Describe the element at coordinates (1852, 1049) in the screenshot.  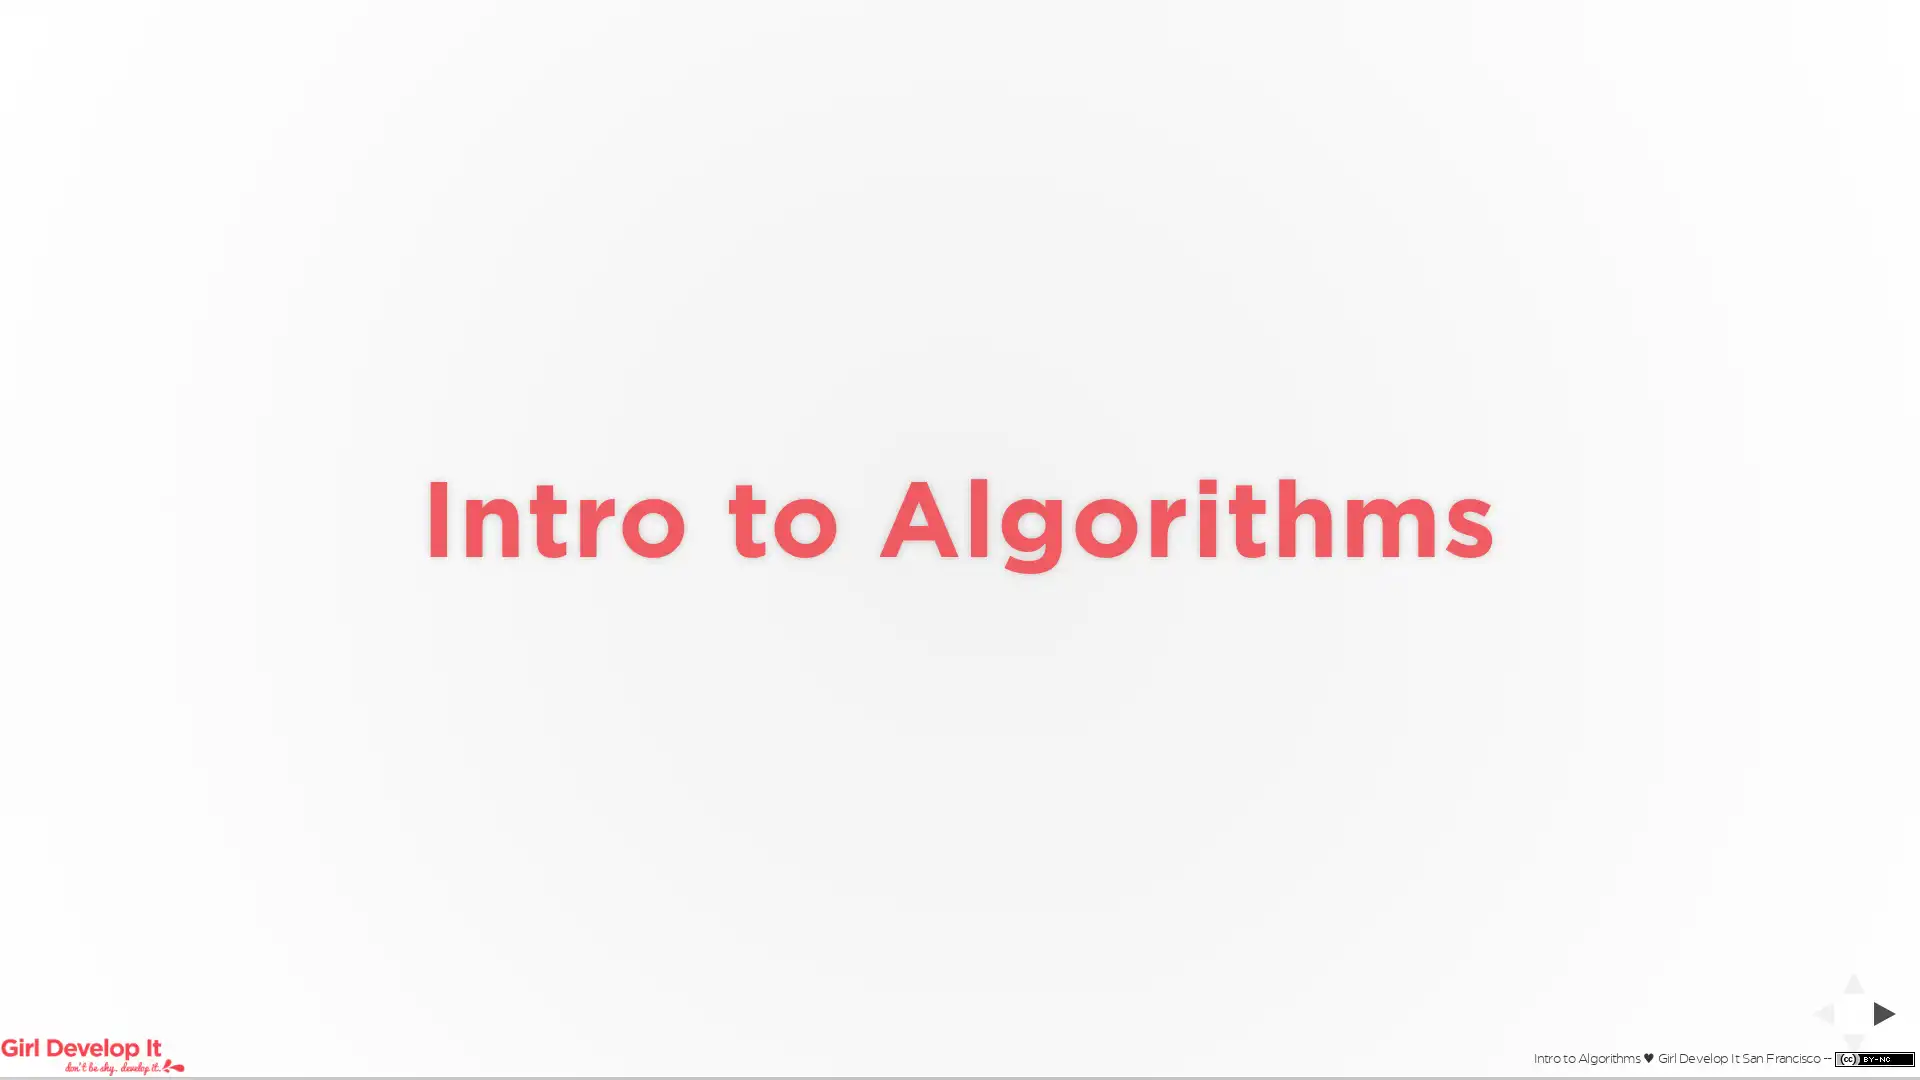
I see `below slide` at that location.